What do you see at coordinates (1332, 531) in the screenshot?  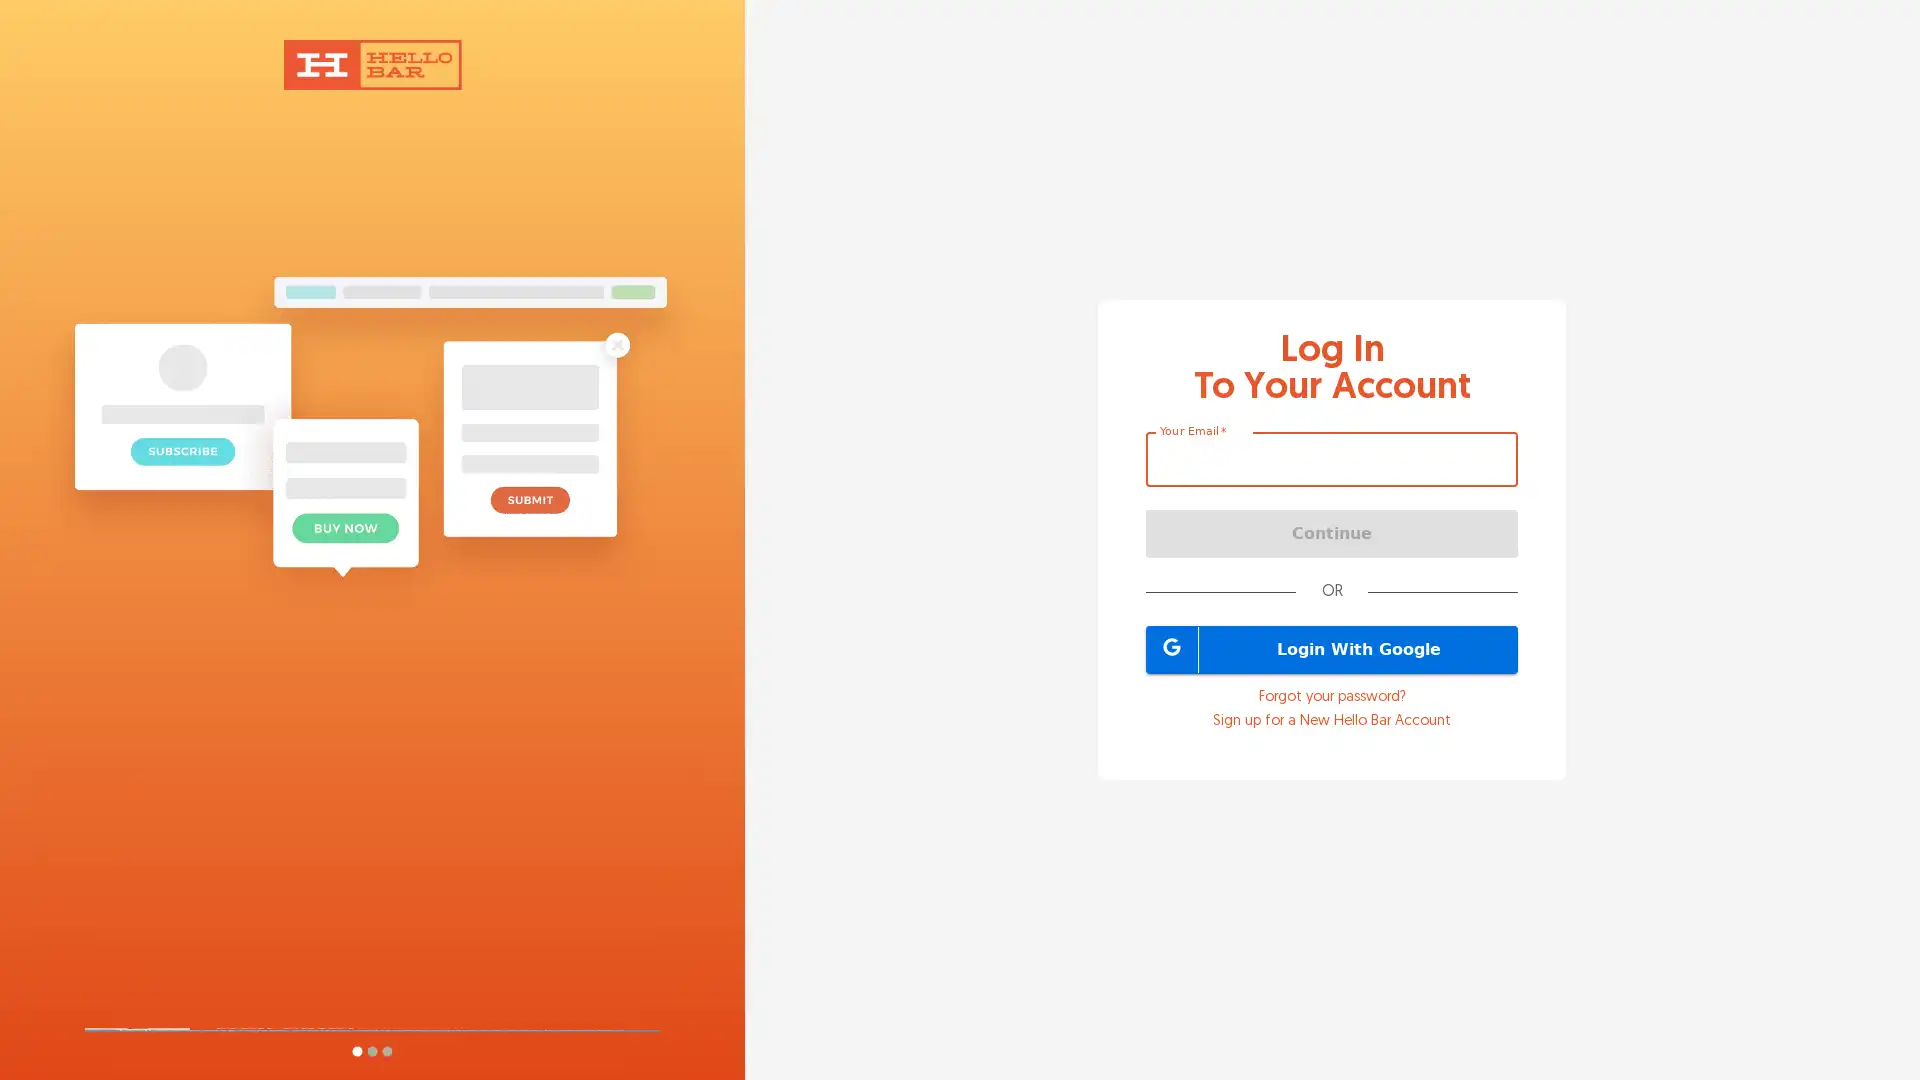 I see `Continue` at bounding box center [1332, 531].